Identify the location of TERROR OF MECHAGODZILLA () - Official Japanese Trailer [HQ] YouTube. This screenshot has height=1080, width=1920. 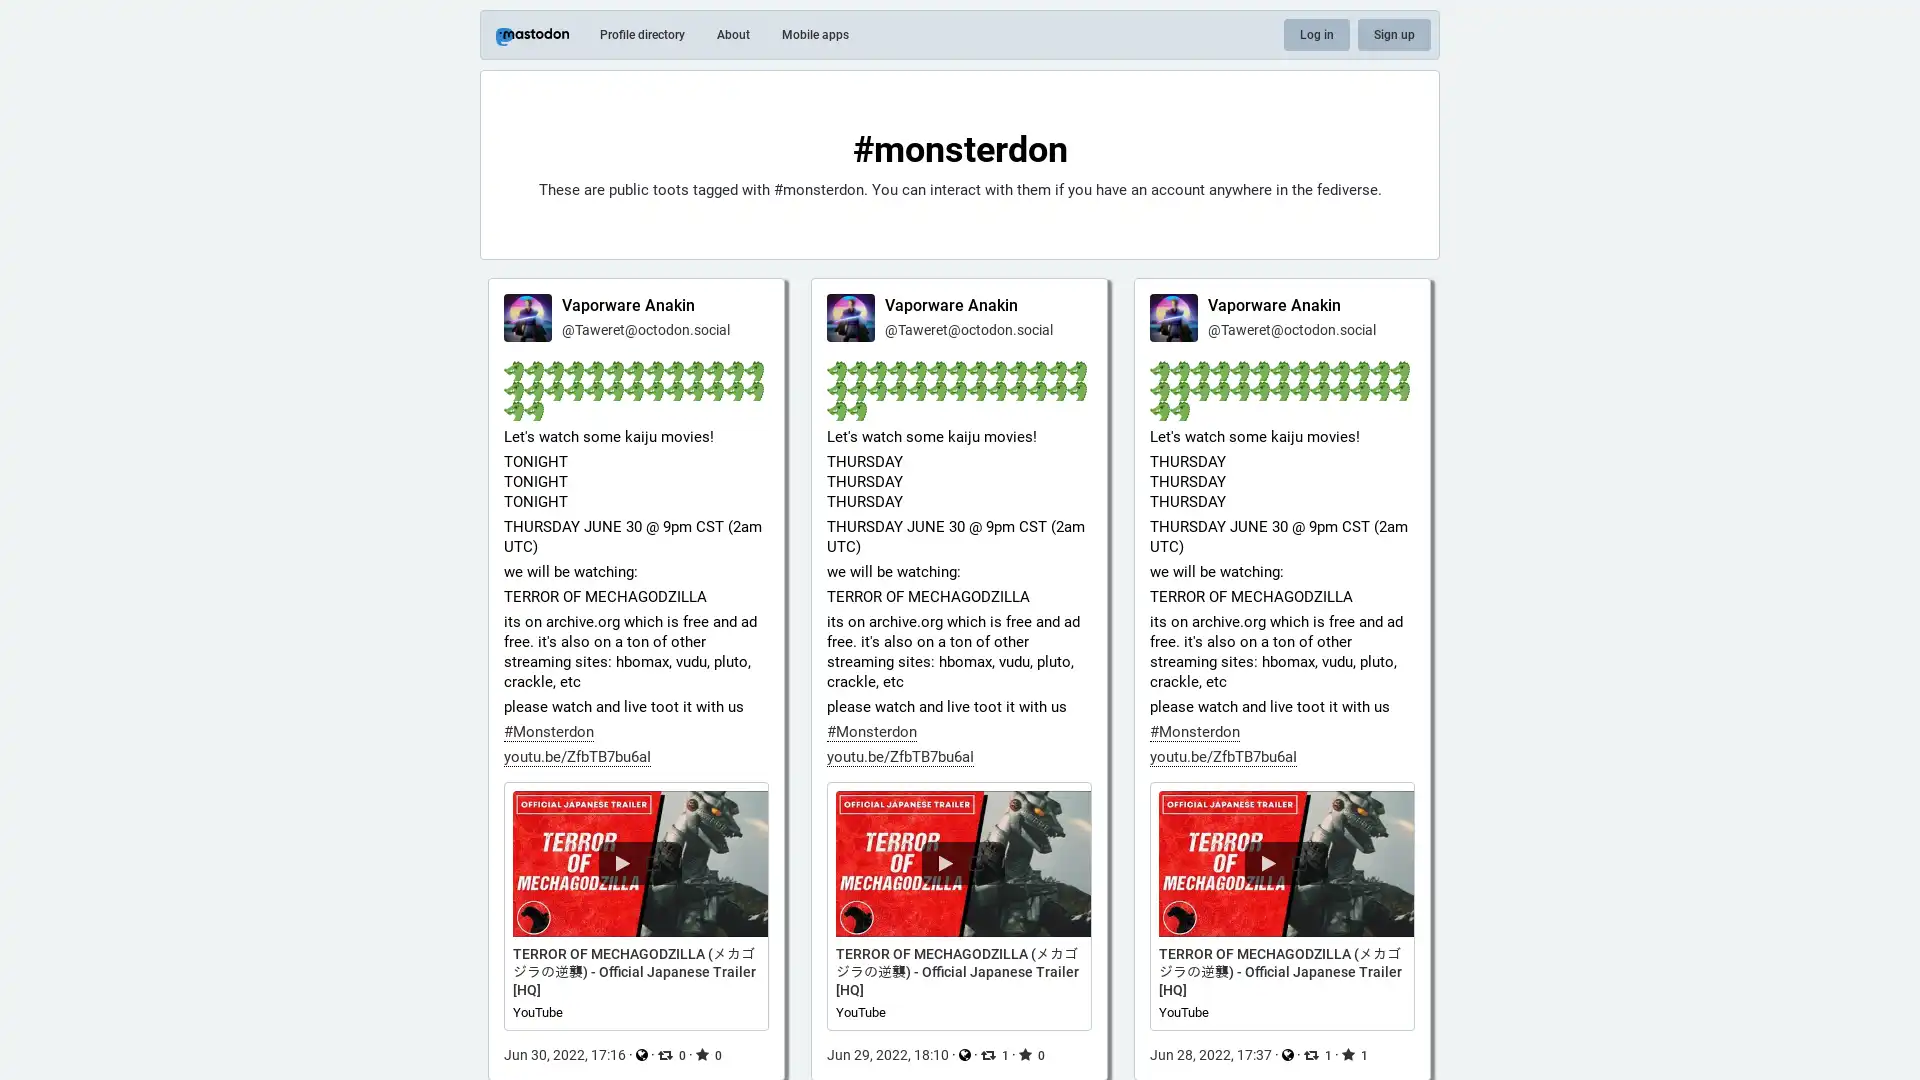
(635, 907).